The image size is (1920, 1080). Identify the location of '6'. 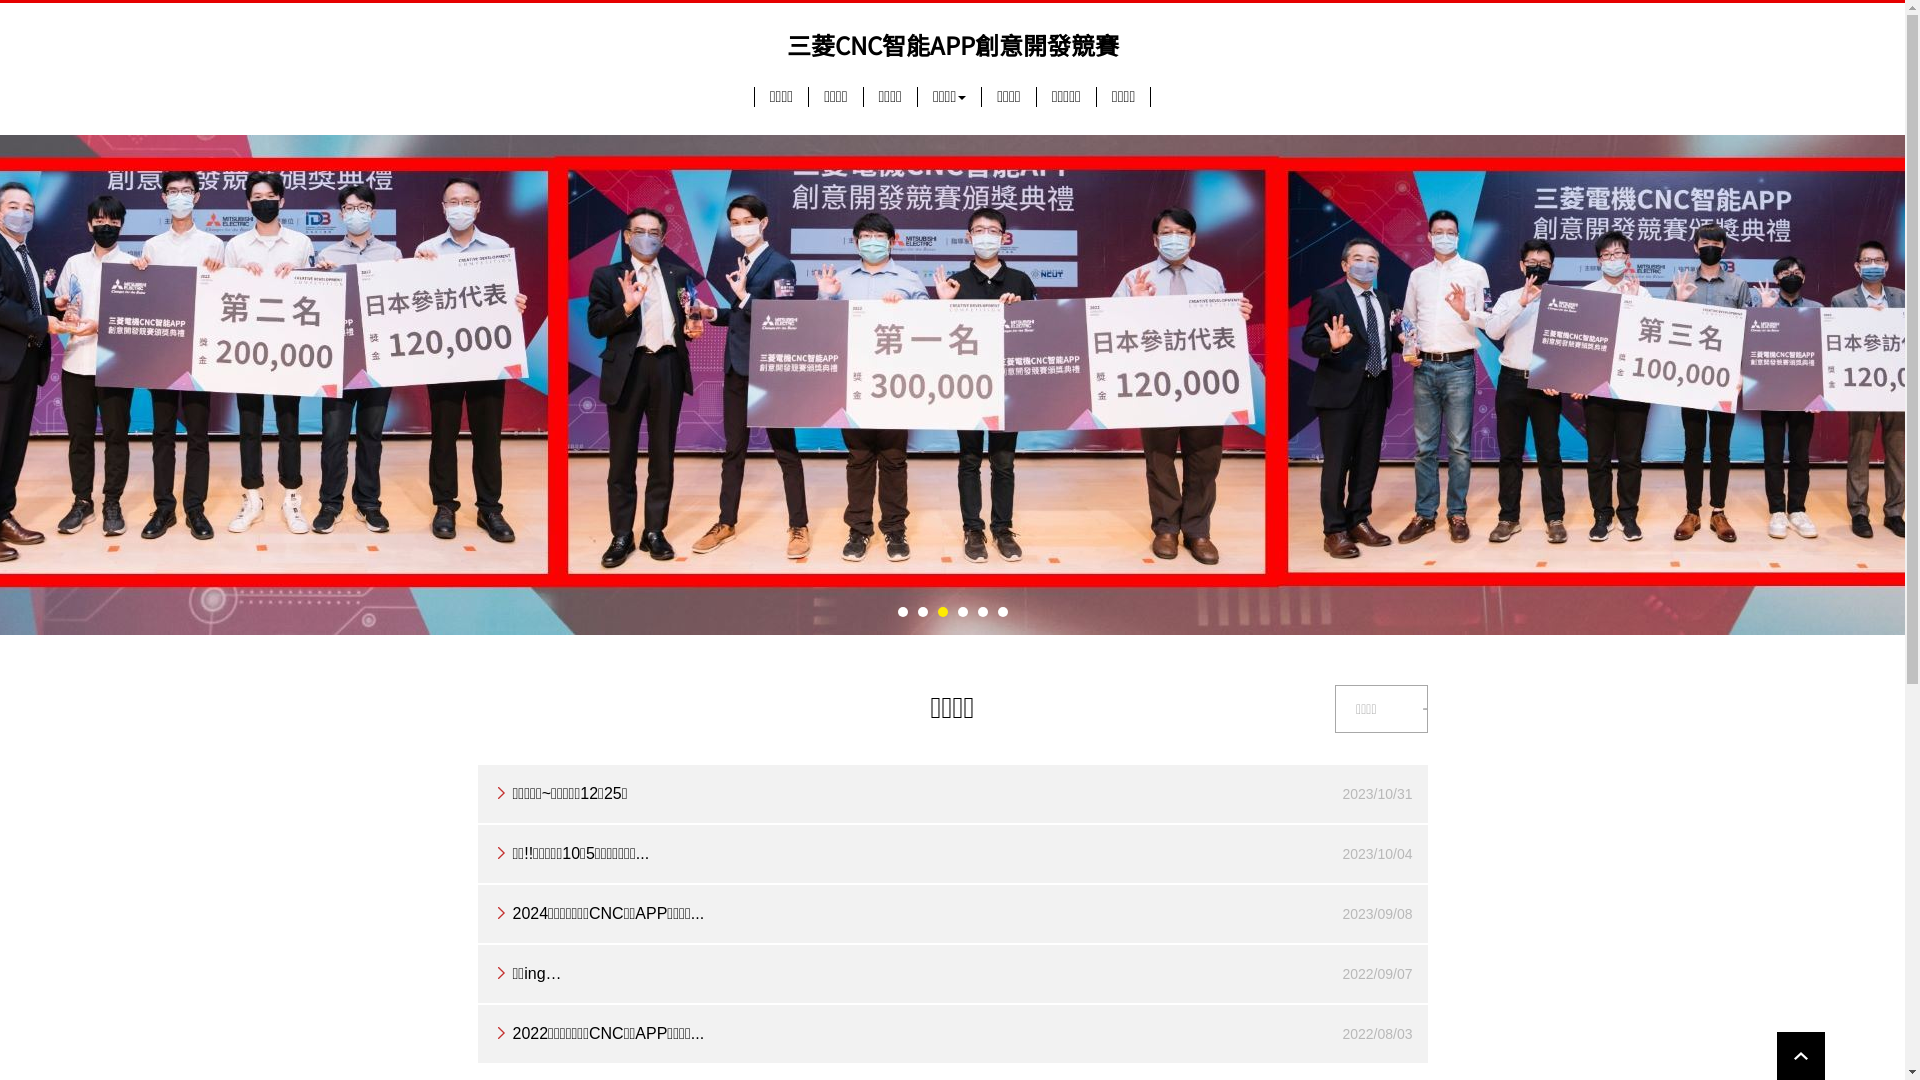
(1003, 609).